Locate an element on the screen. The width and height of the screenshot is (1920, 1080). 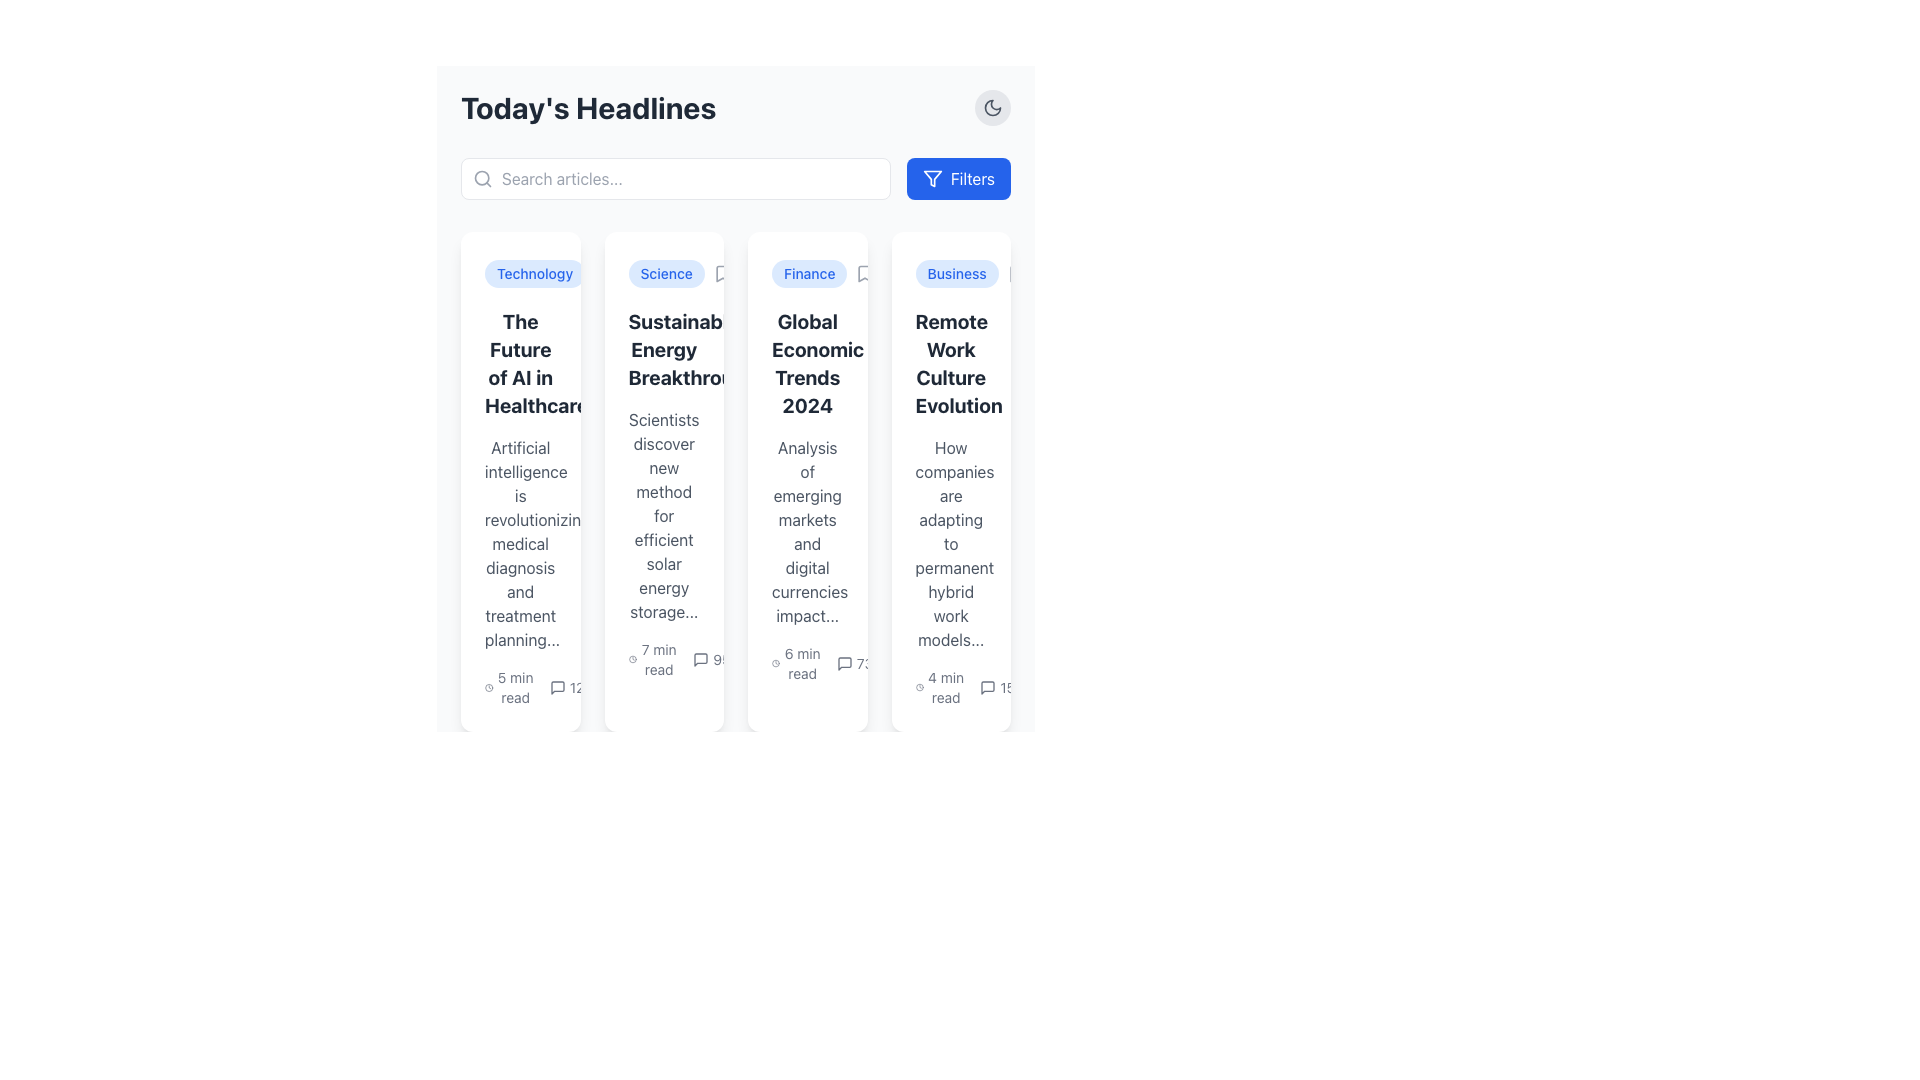
the clock icon that represents the estimated reading time for the article, located to the left of '6 min read' under the 'Global Economic Trends 2024' title is located at coordinates (775, 663).